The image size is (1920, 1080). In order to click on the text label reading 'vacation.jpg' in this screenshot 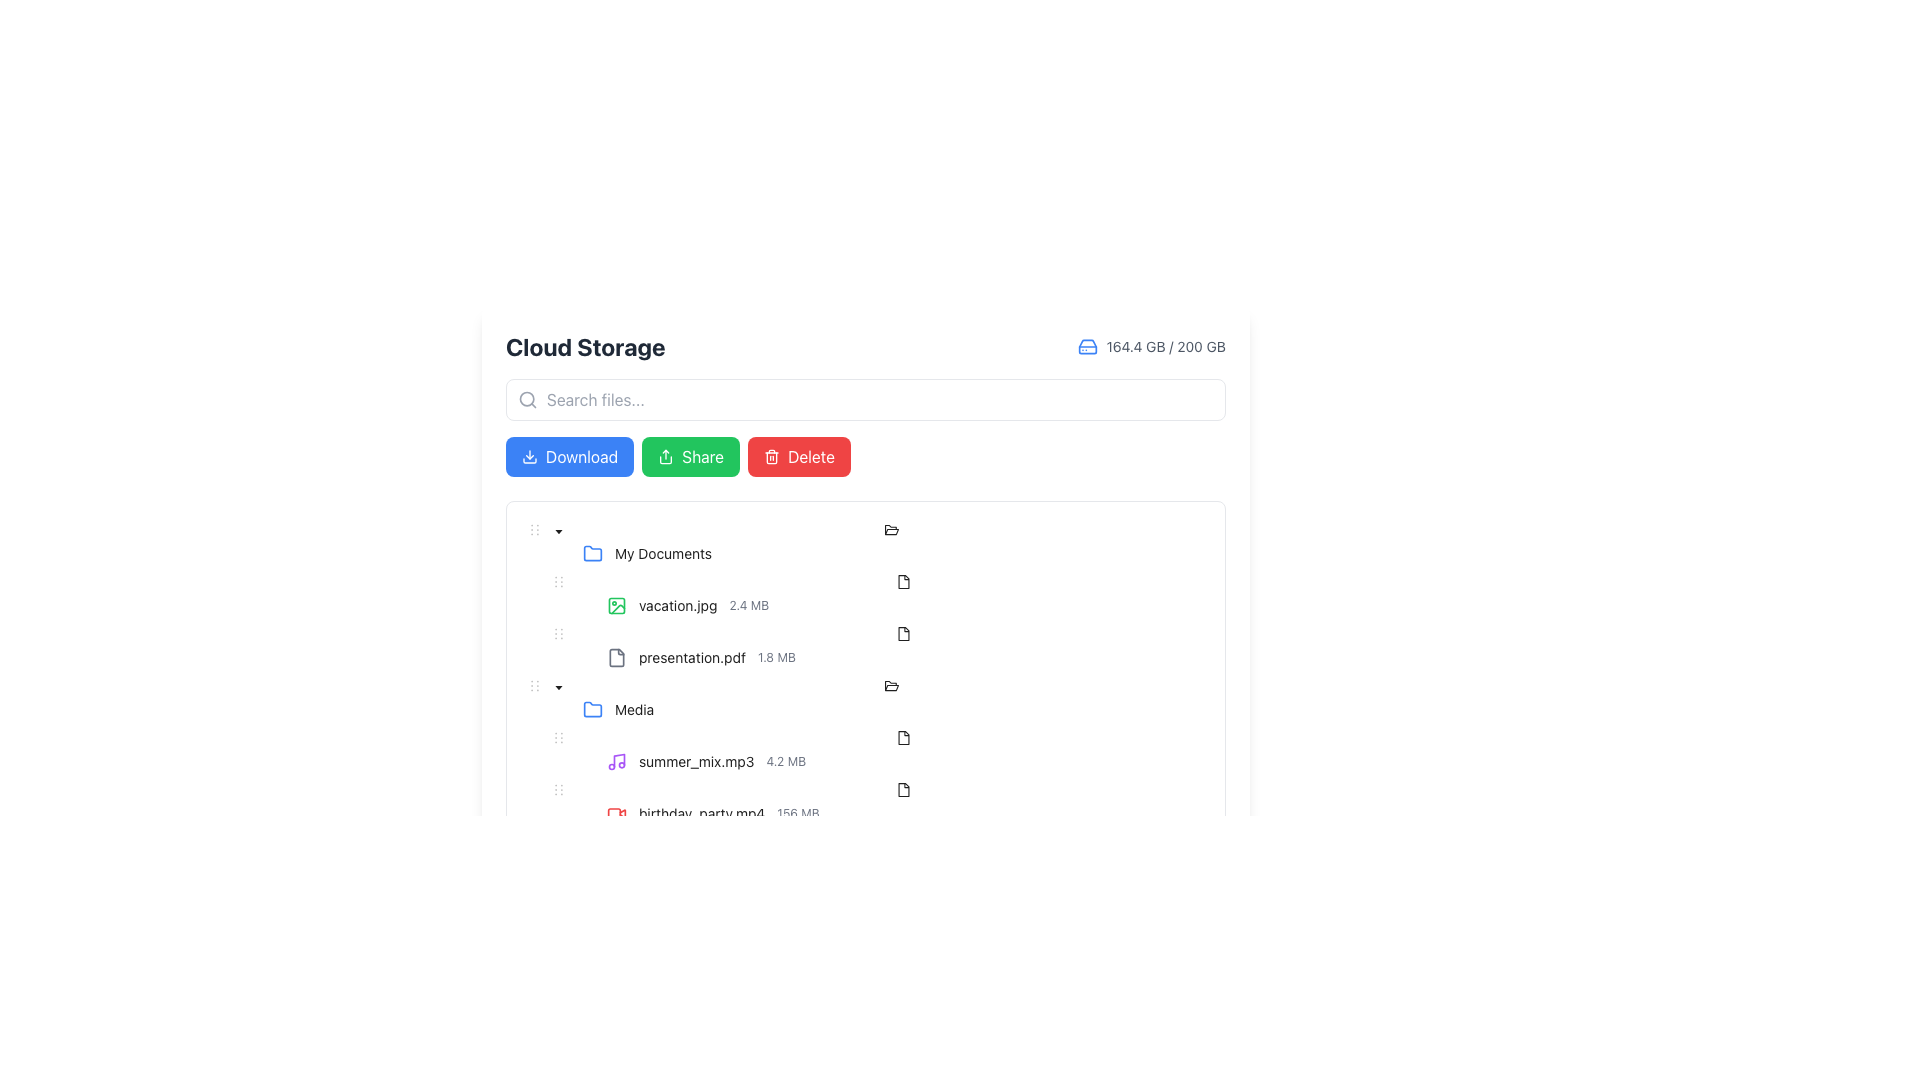, I will do `click(678, 604)`.